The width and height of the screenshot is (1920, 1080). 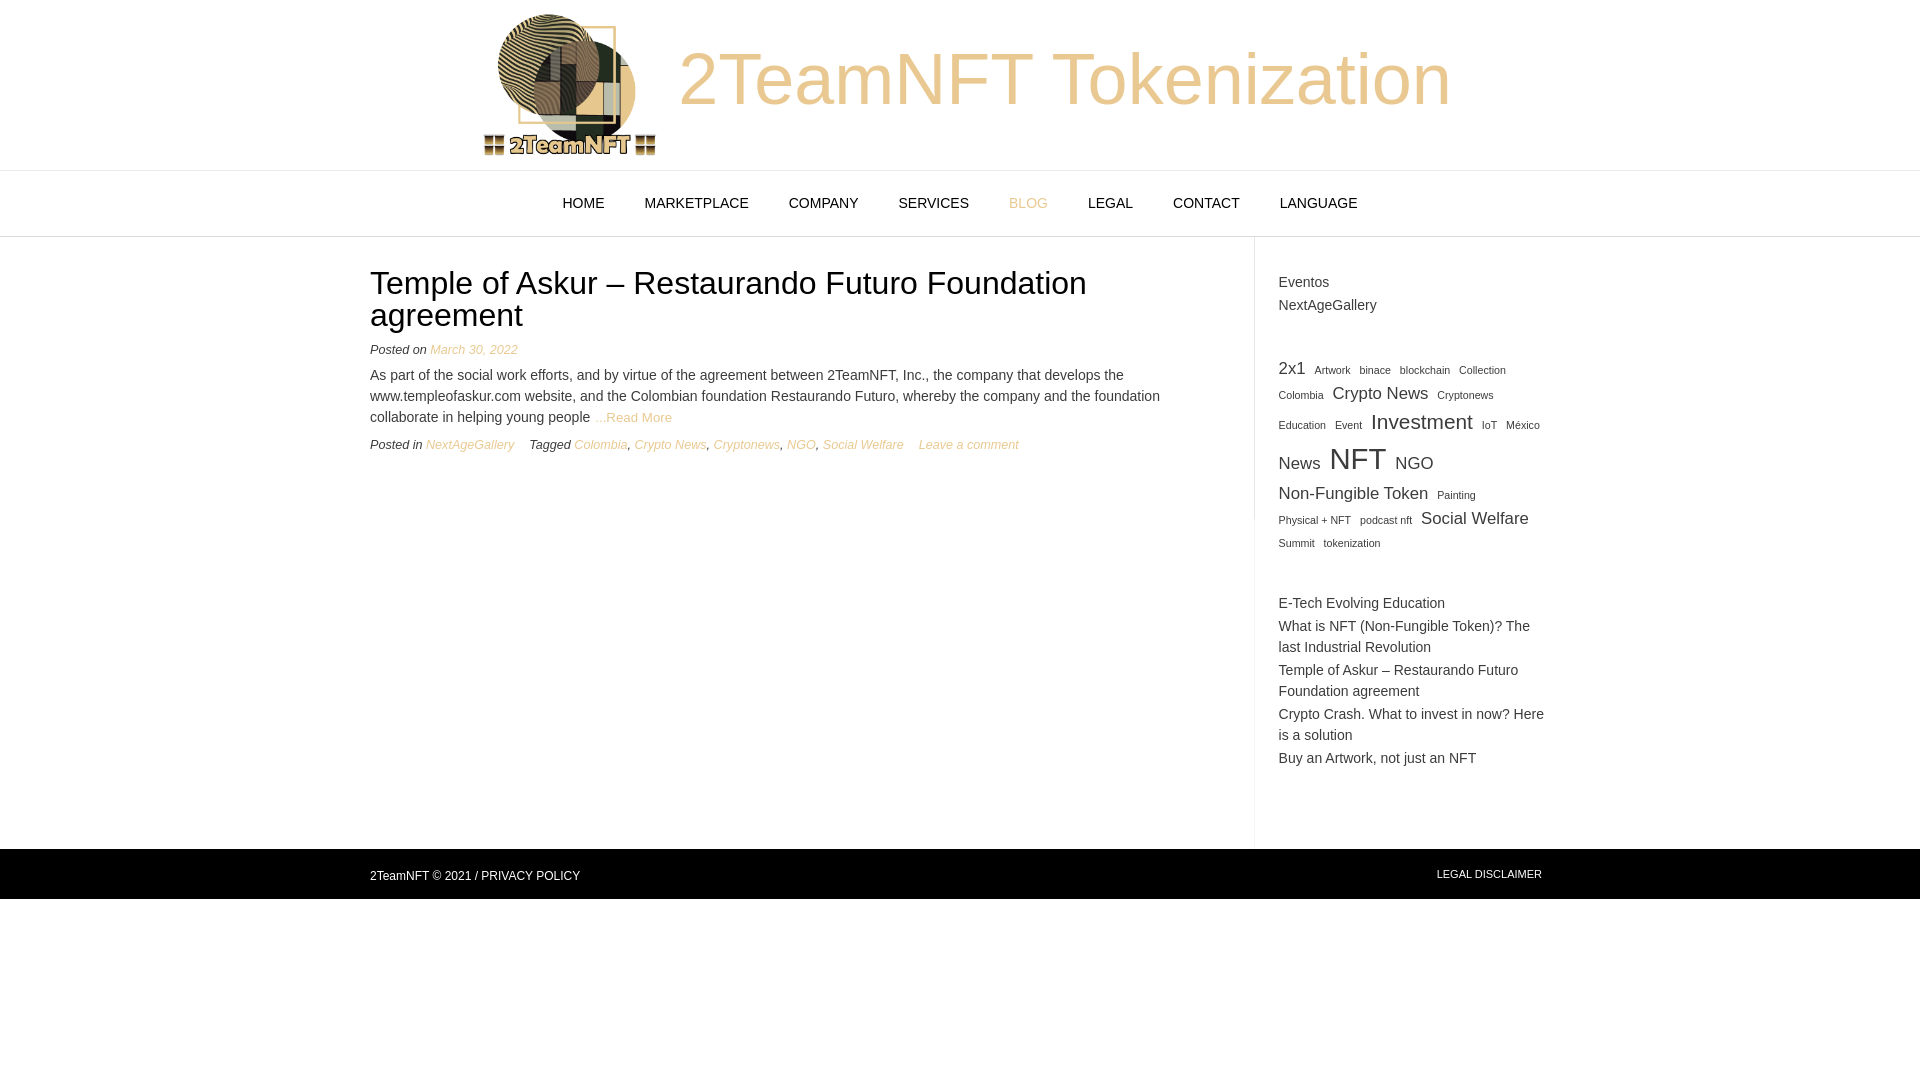 I want to click on 'NextAgeGallery', so click(x=1328, y=304).